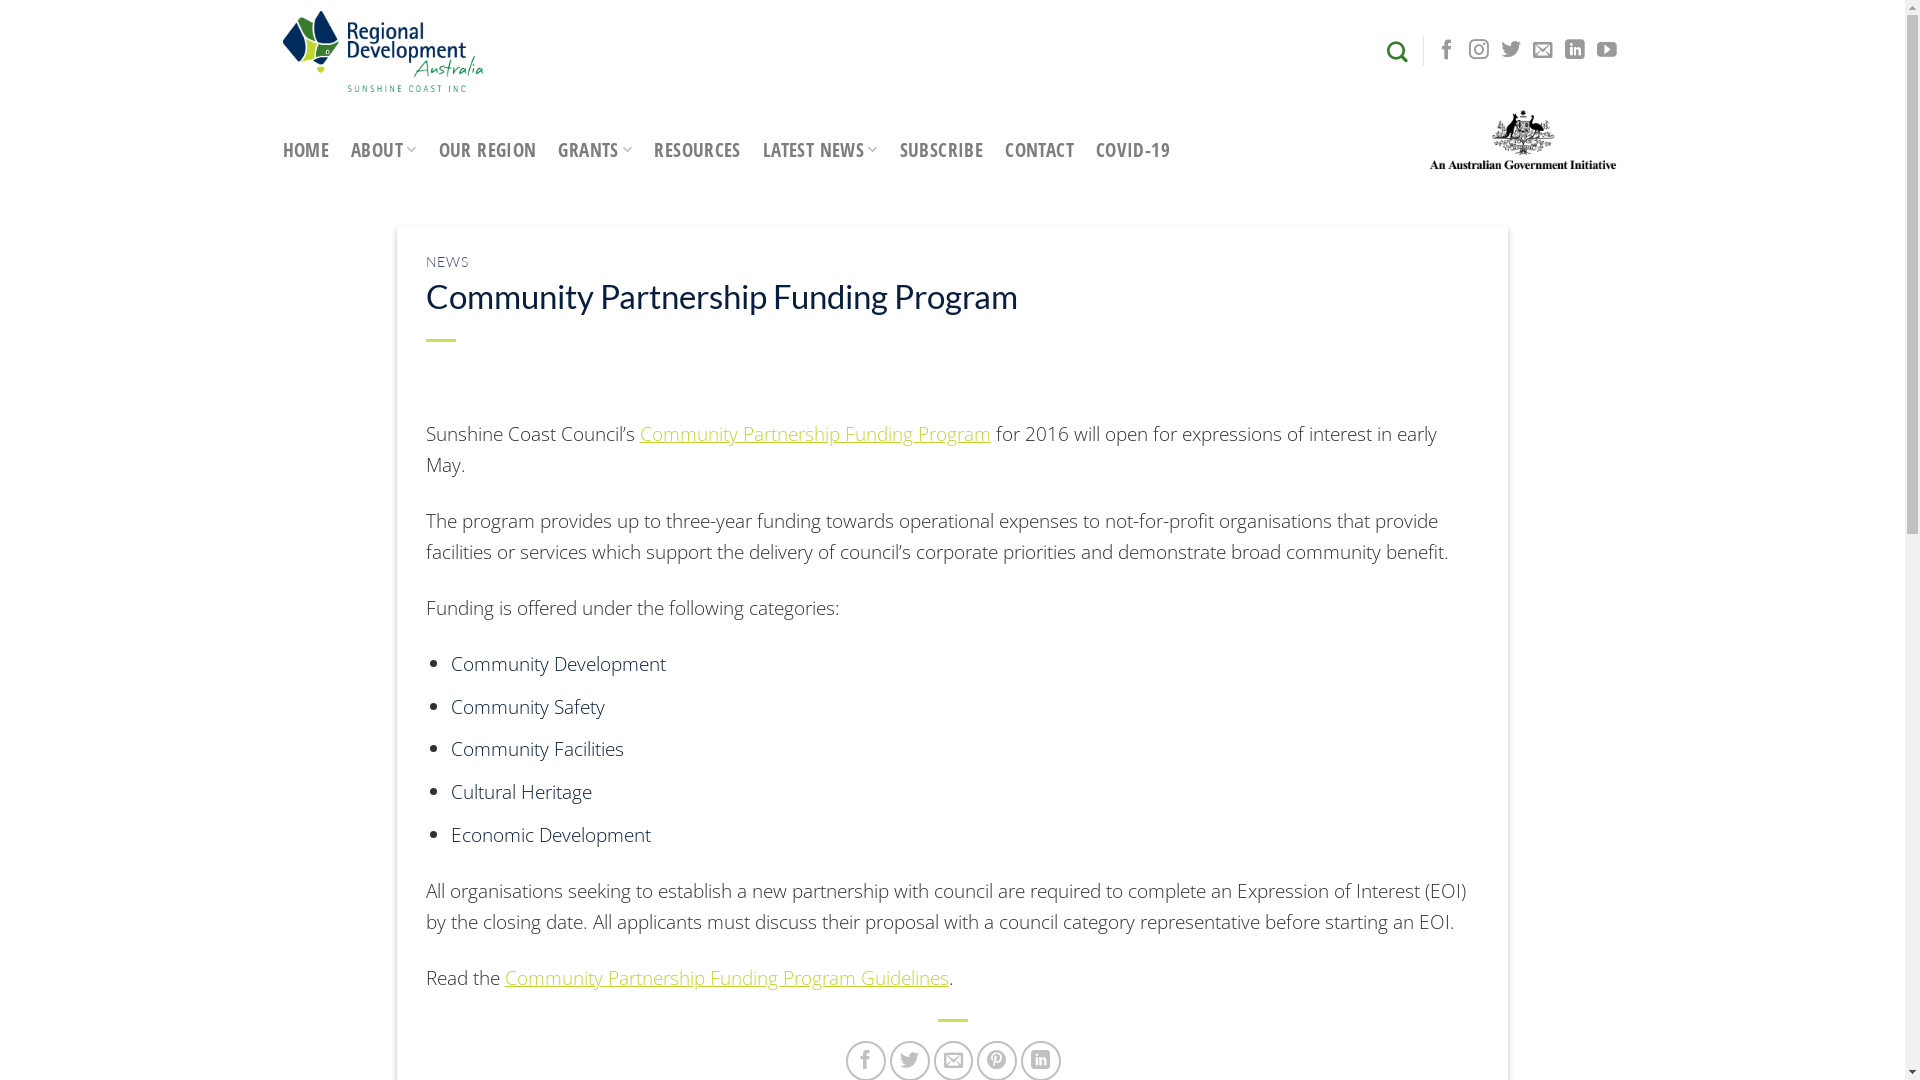  Describe the element at coordinates (1132, 148) in the screenshot. I see `'COVID-19'` at that location.